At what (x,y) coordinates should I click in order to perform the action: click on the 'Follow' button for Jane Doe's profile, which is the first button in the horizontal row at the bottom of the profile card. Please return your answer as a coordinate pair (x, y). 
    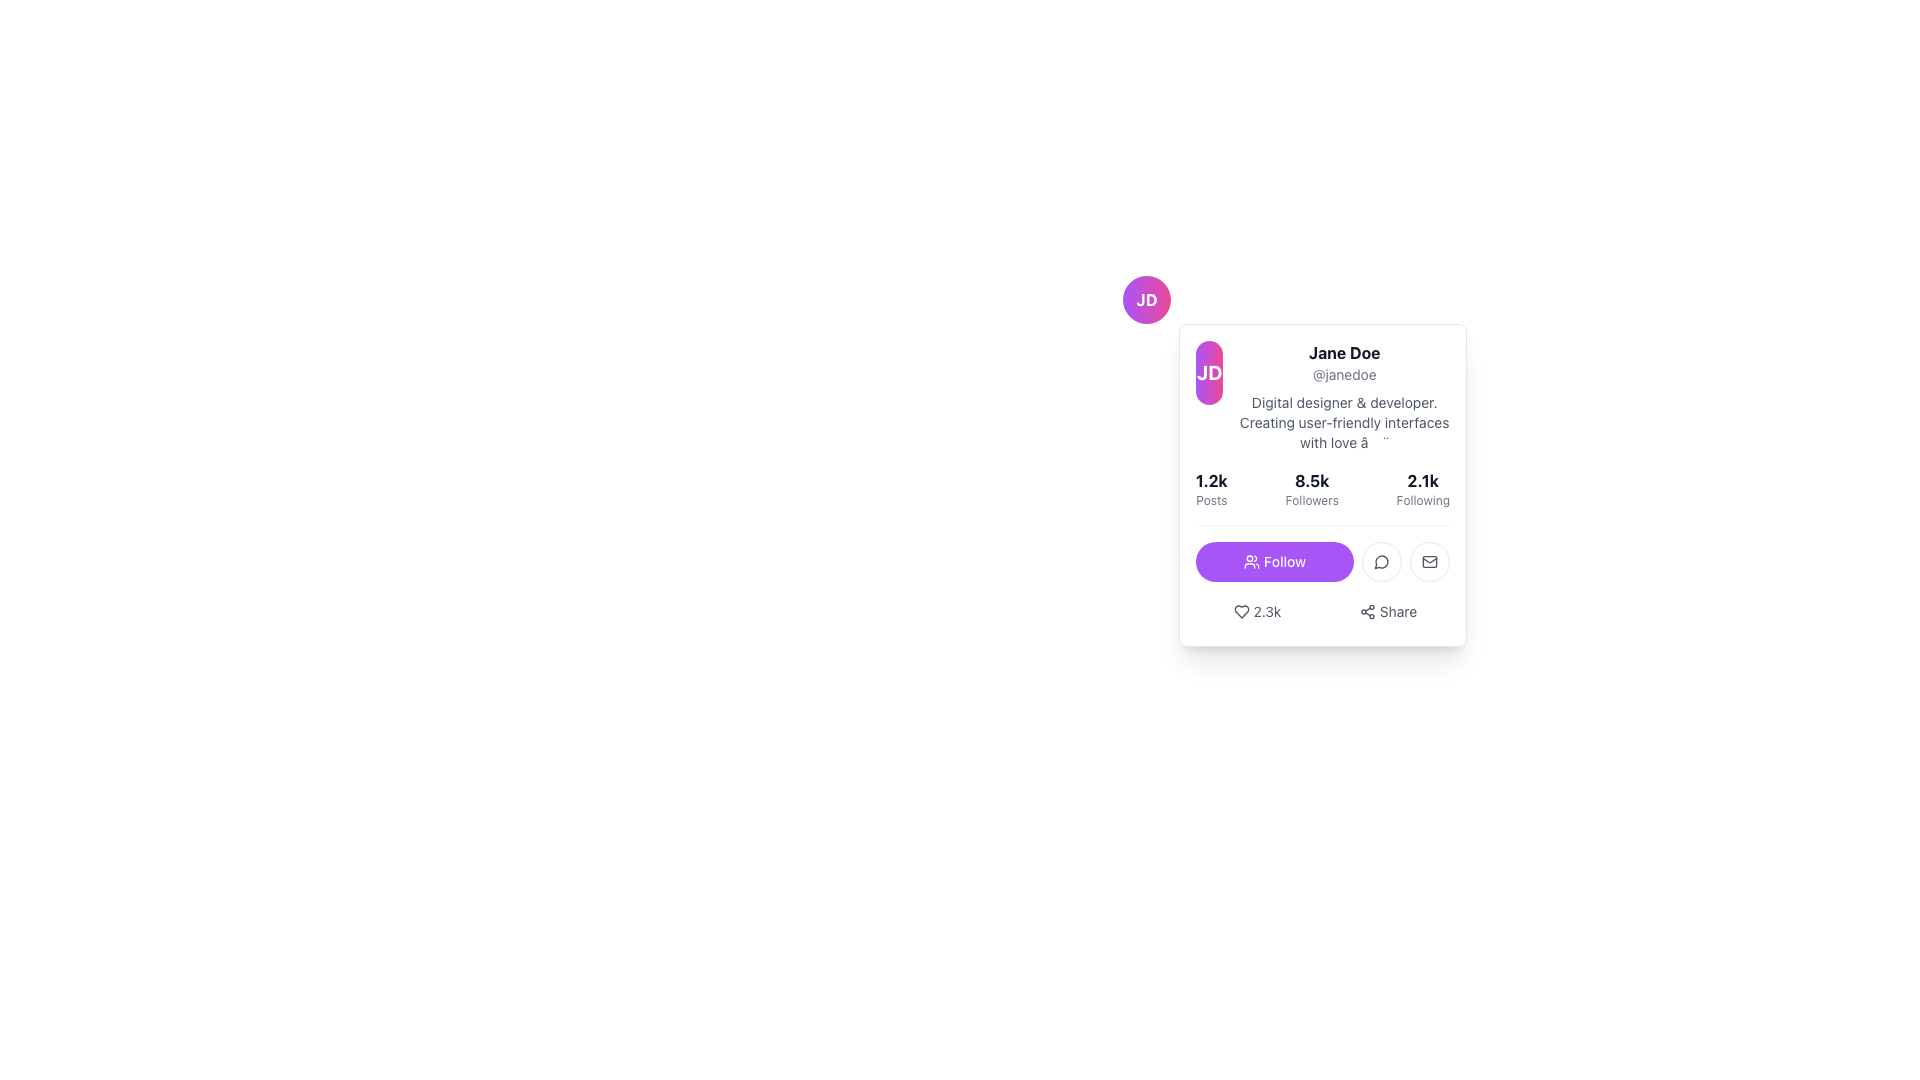
    Looking at the image, I should click on (1323, 562).